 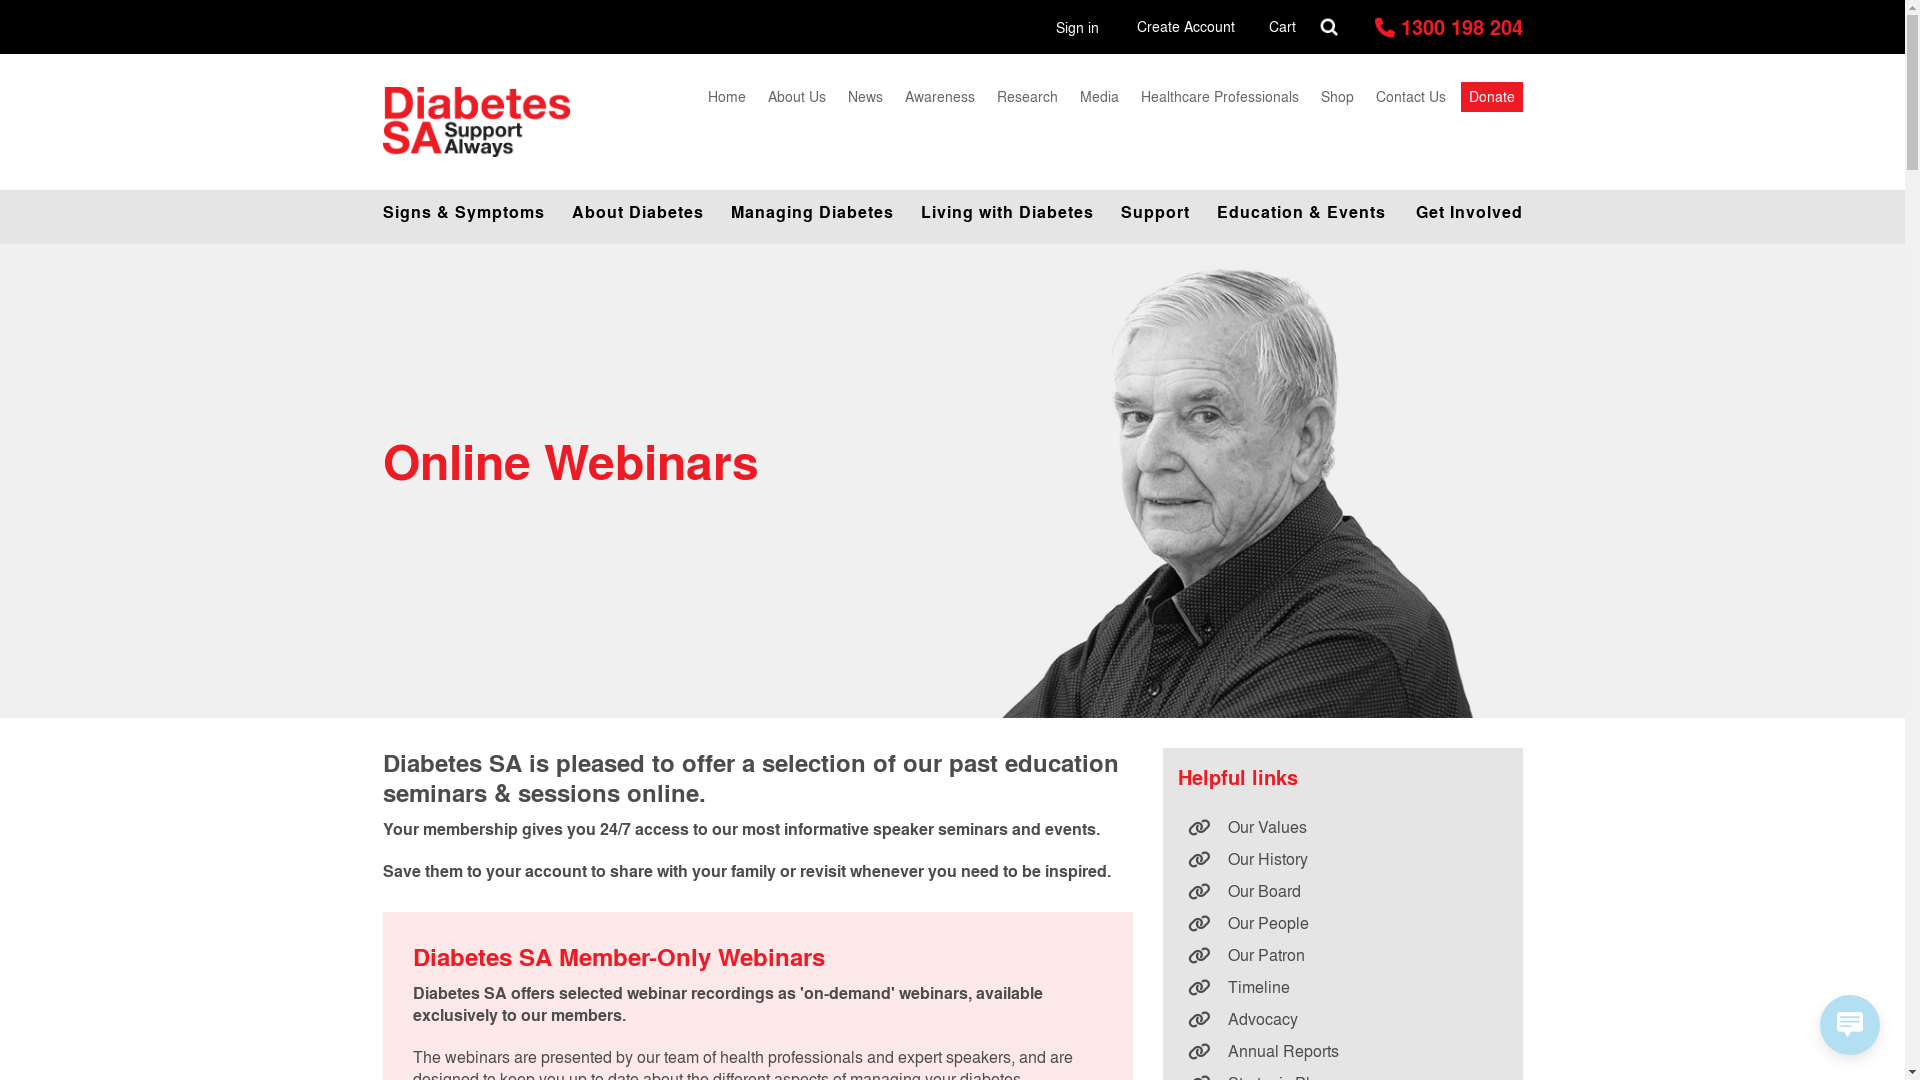 What do you see at coordinates (556, 212) in the screenshot?
I see `'About Diabetes'` at bounding box center [556, 212].